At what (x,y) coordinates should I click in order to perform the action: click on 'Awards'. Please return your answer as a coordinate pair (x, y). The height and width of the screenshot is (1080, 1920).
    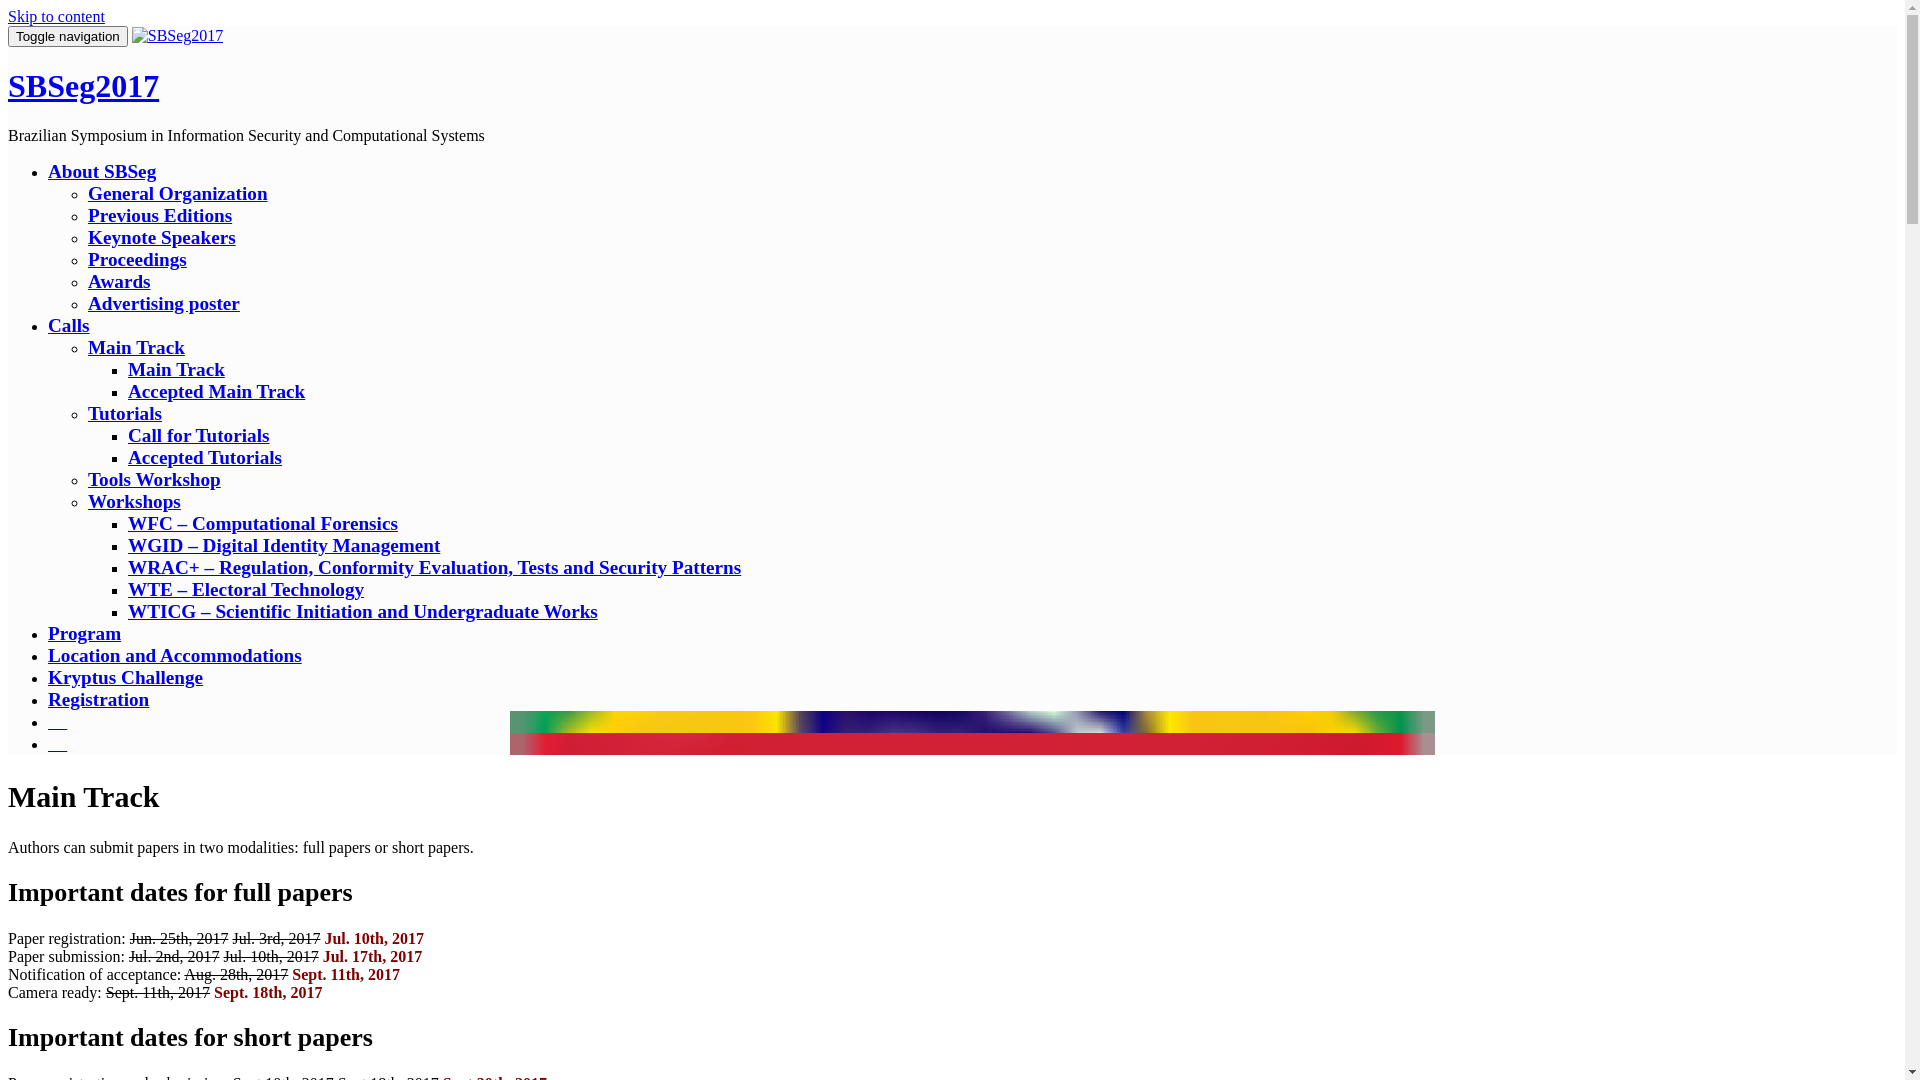
    Looking at the image, I should click on (86, 281).